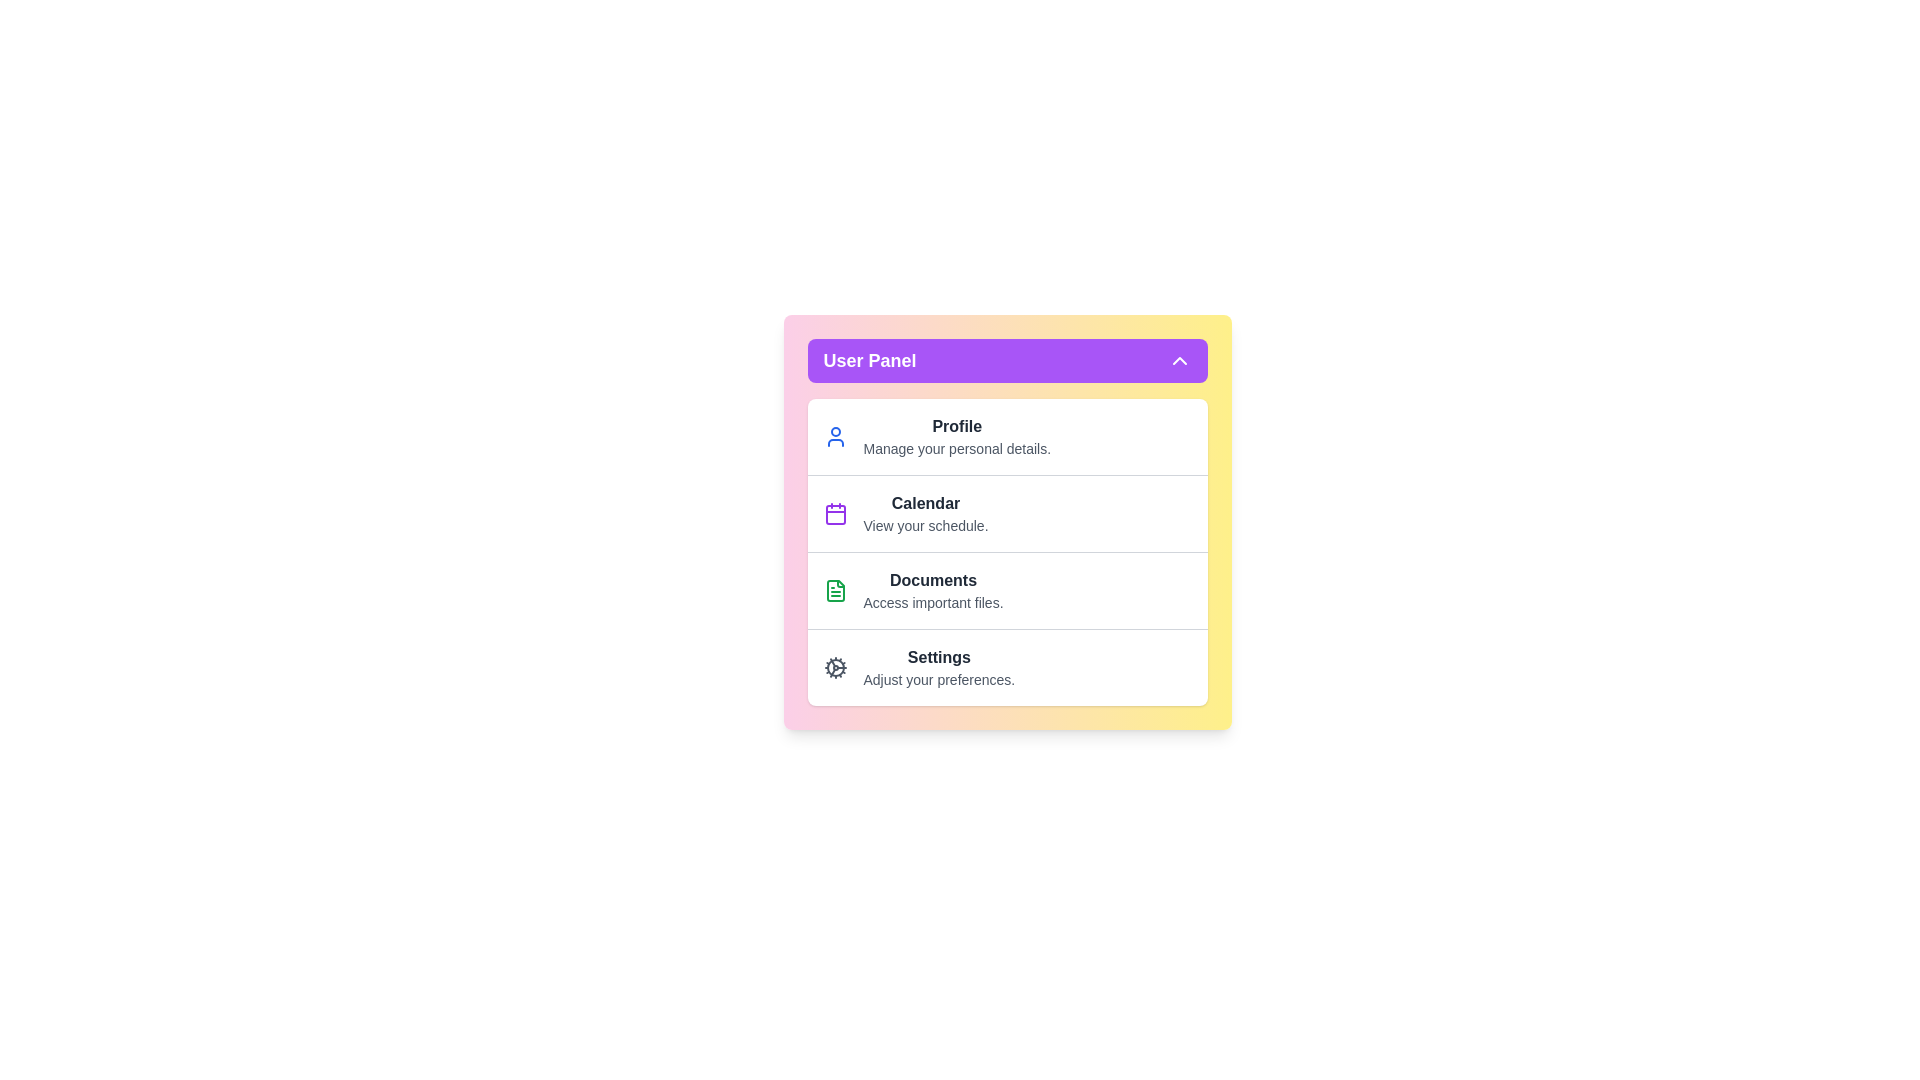  I want to click on the clickable list item labeled 'Documents' in the 'User Panel', so click(1007, 589).